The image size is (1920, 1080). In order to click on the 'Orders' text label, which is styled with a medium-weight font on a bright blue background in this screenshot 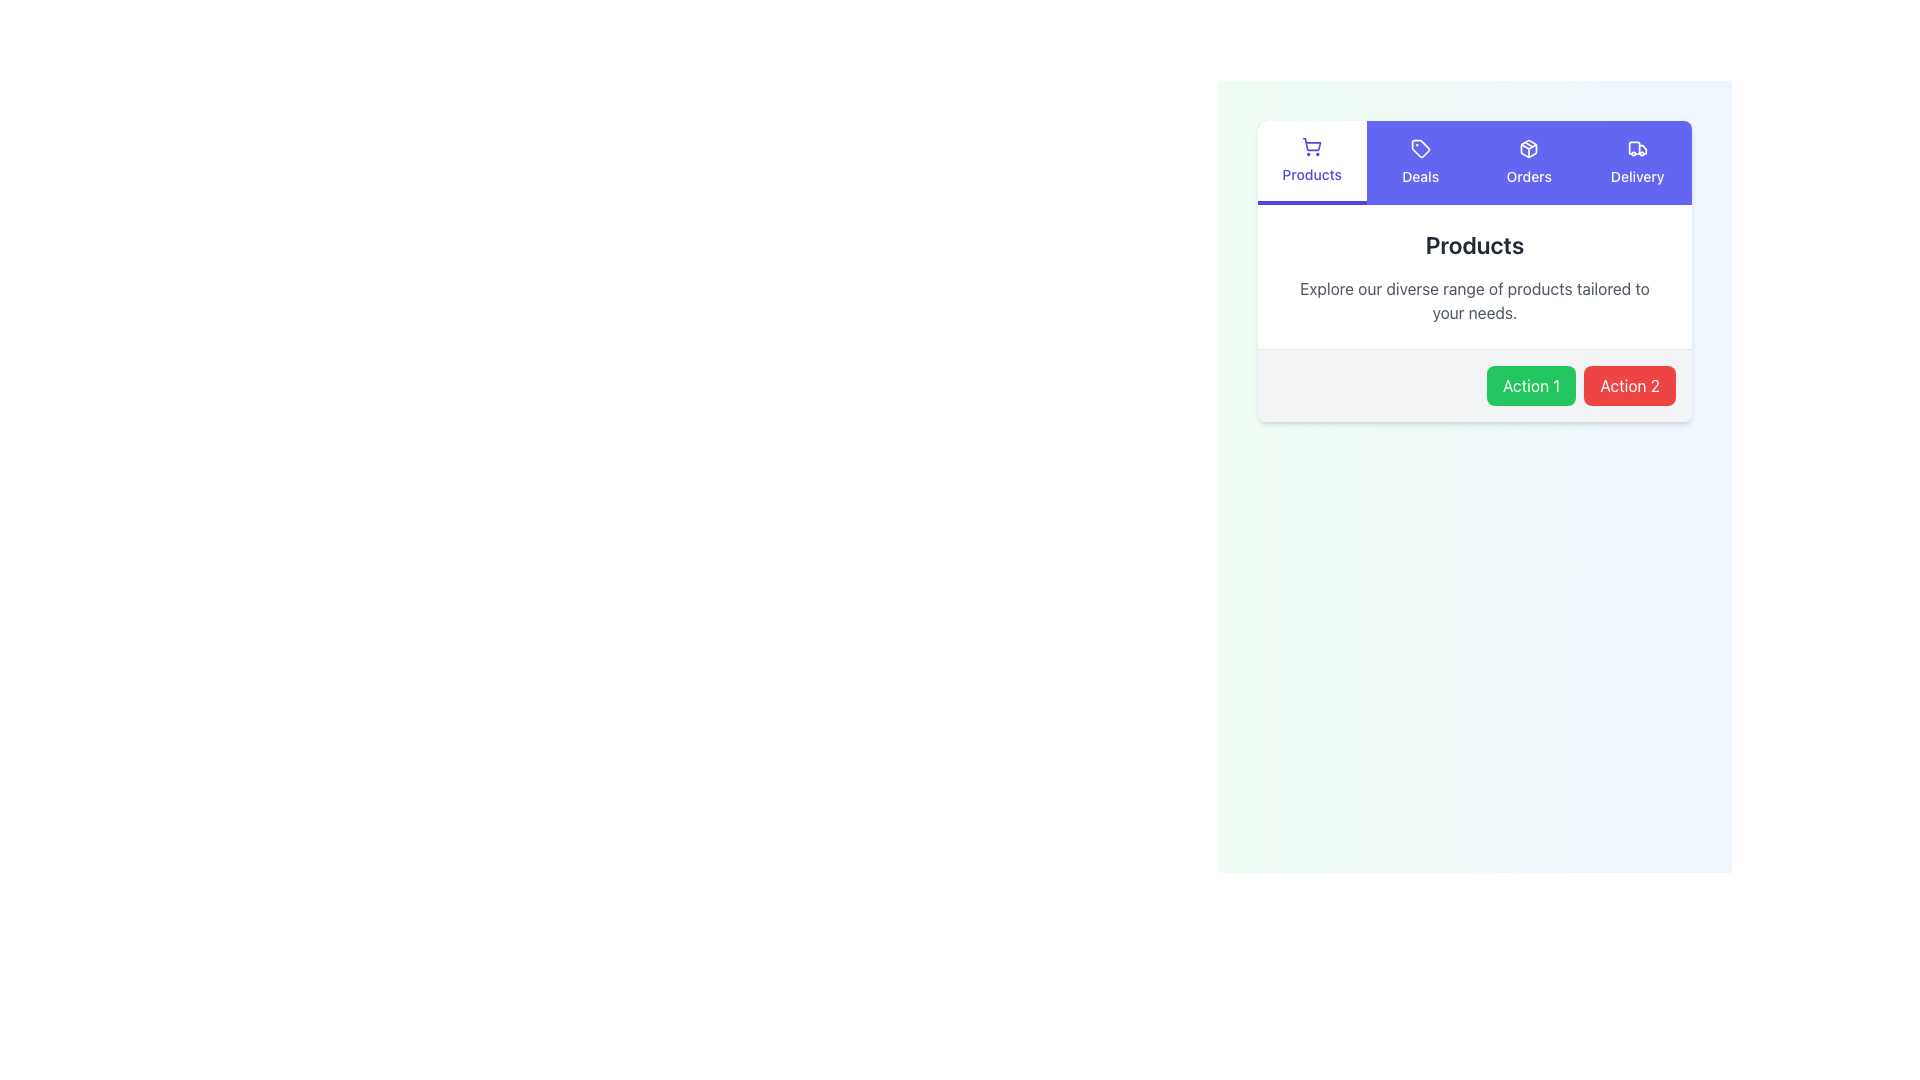, I will do `click(1528, 176)`.